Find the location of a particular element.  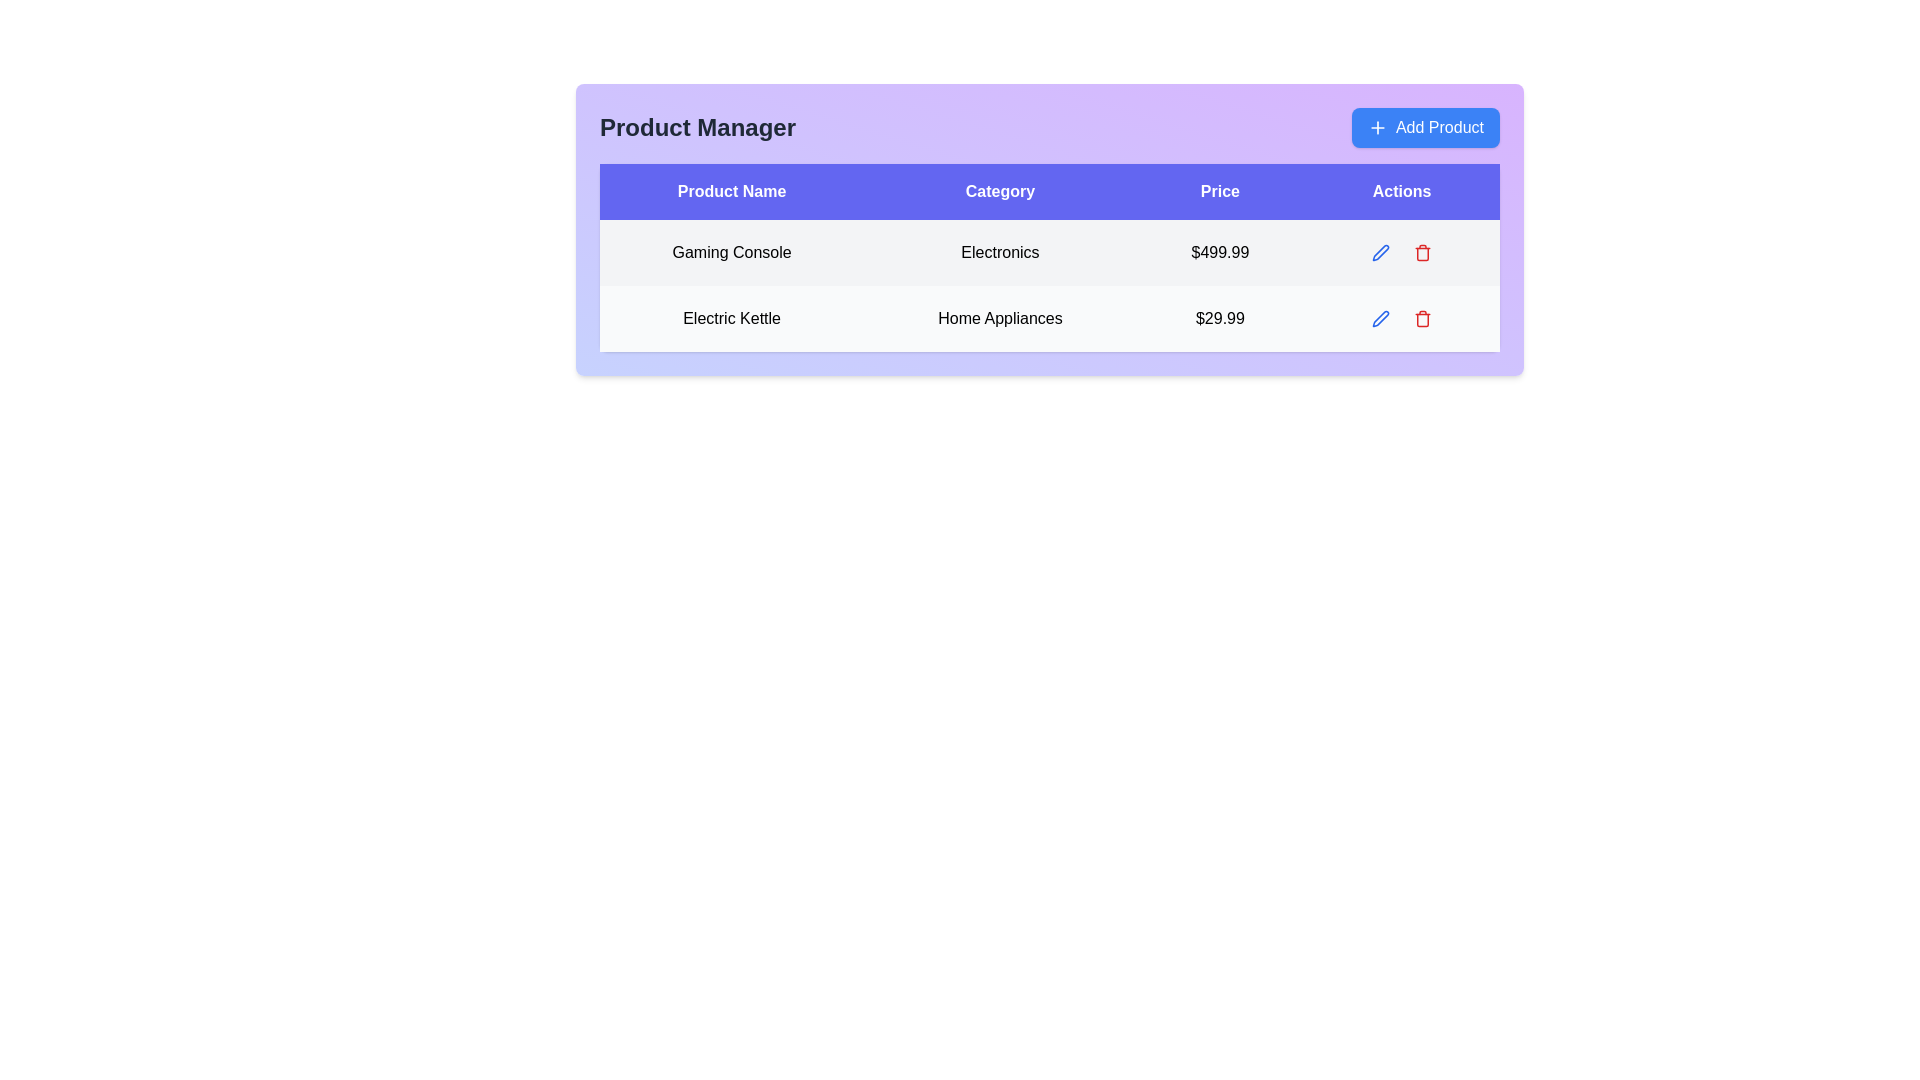

the bold, large-sized text label reading 'Product Manager' with a dark gray color on a light purple background, located in the top-left region of the interface is located at coordinates (698, 127).